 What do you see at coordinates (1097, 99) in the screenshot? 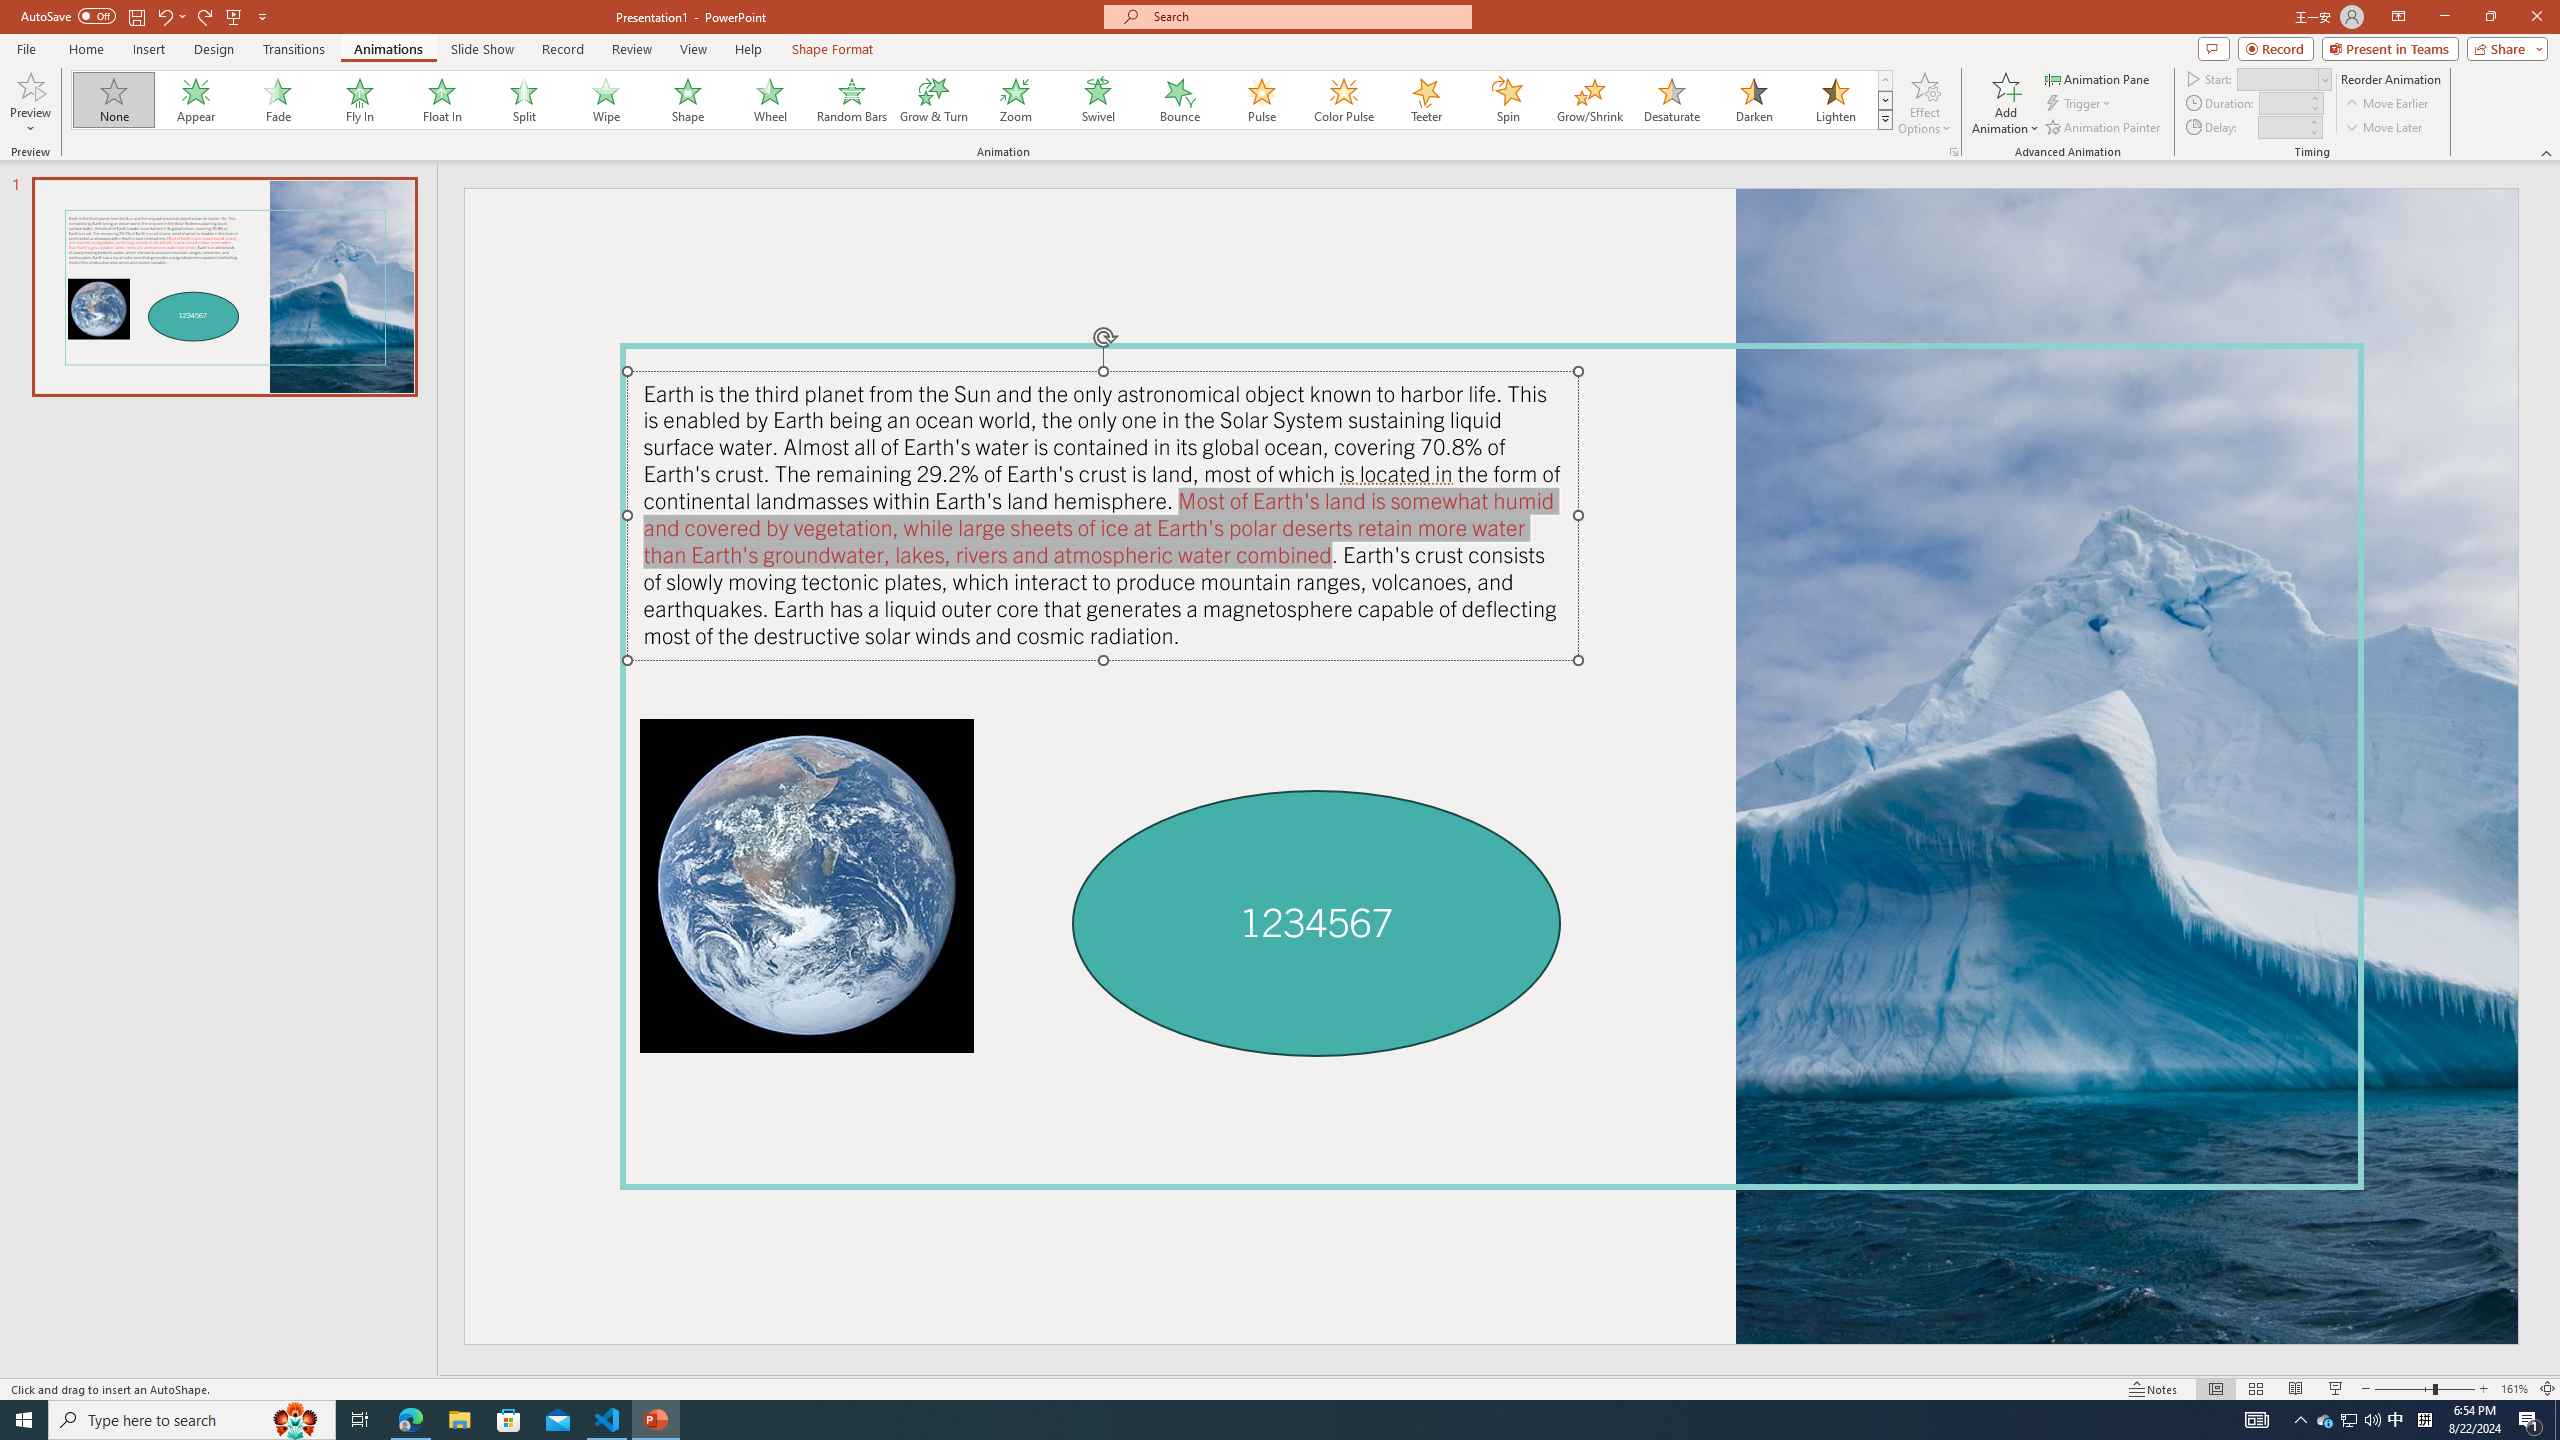
I see `'Swivel'` at bounding box center [1097, 99].